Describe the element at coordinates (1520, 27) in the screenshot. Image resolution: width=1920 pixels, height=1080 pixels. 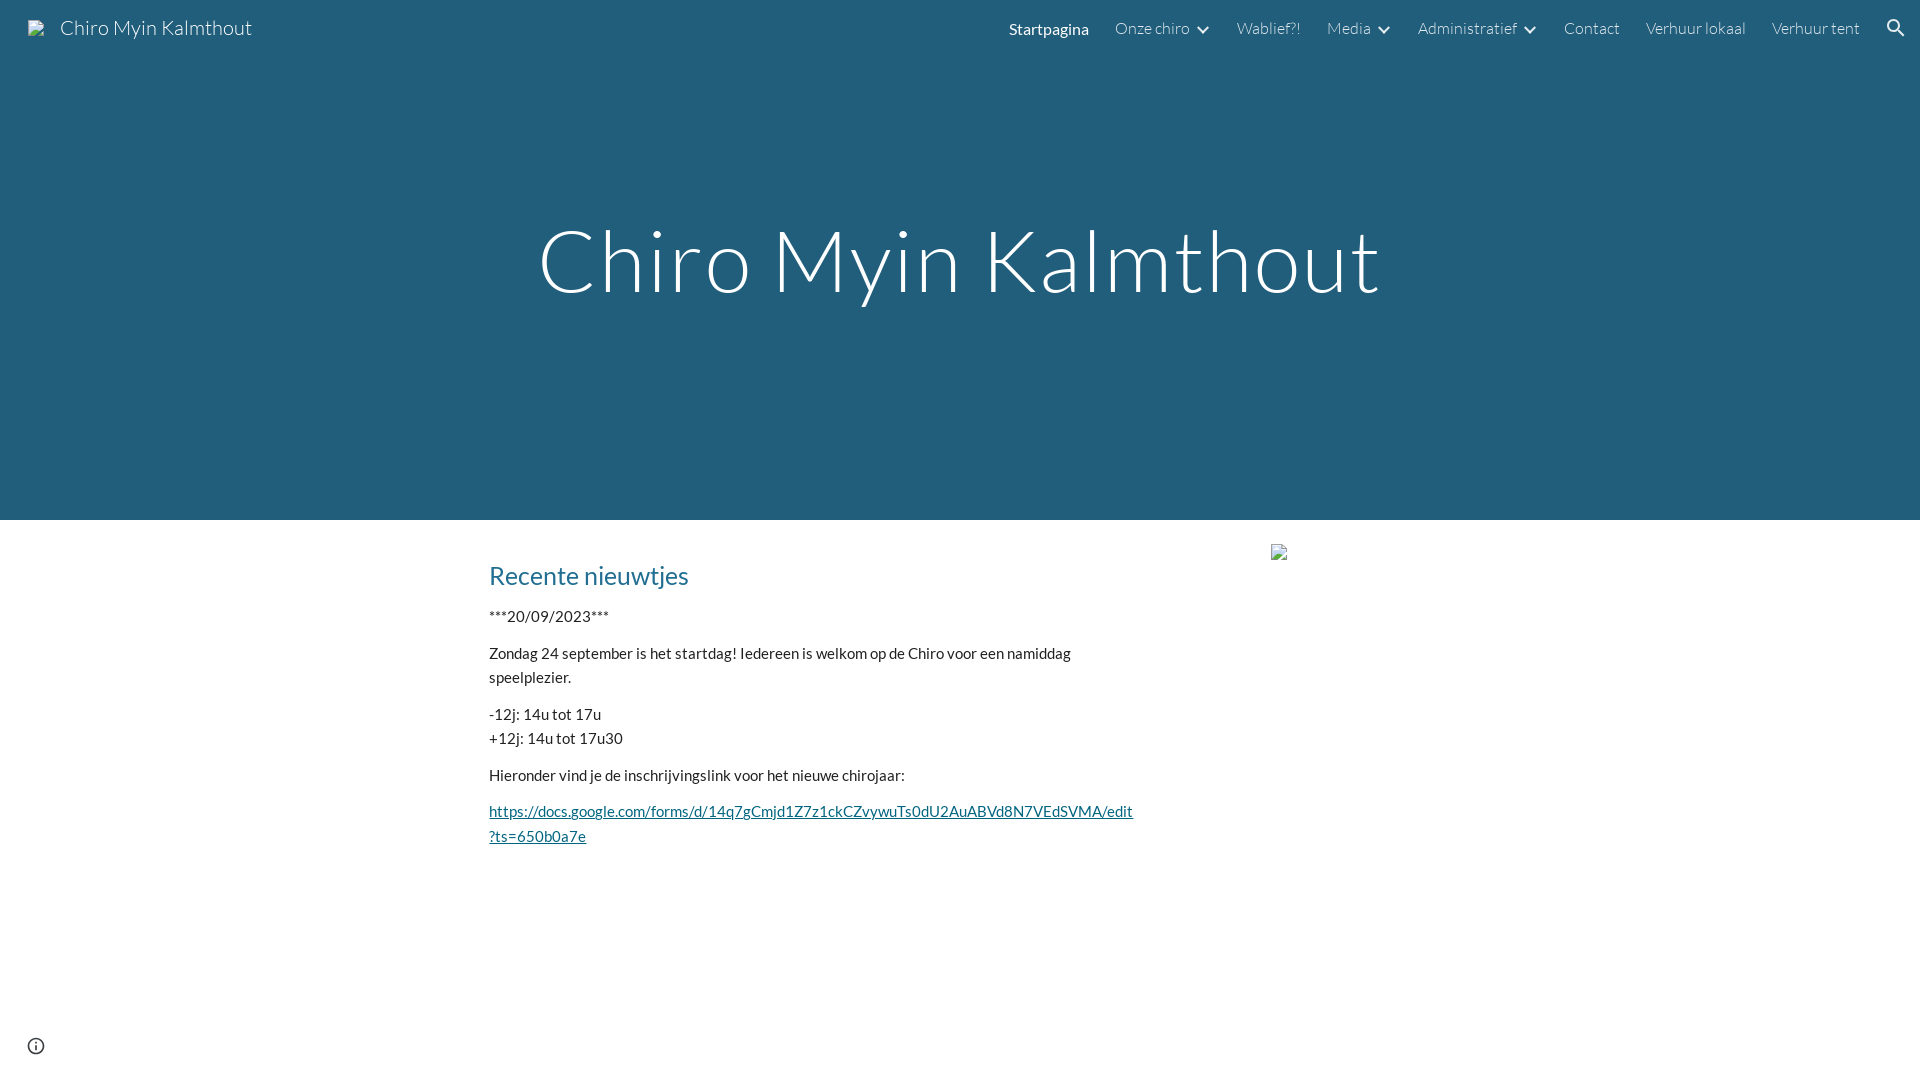
I see `'Expand/Collapse'` at that location.